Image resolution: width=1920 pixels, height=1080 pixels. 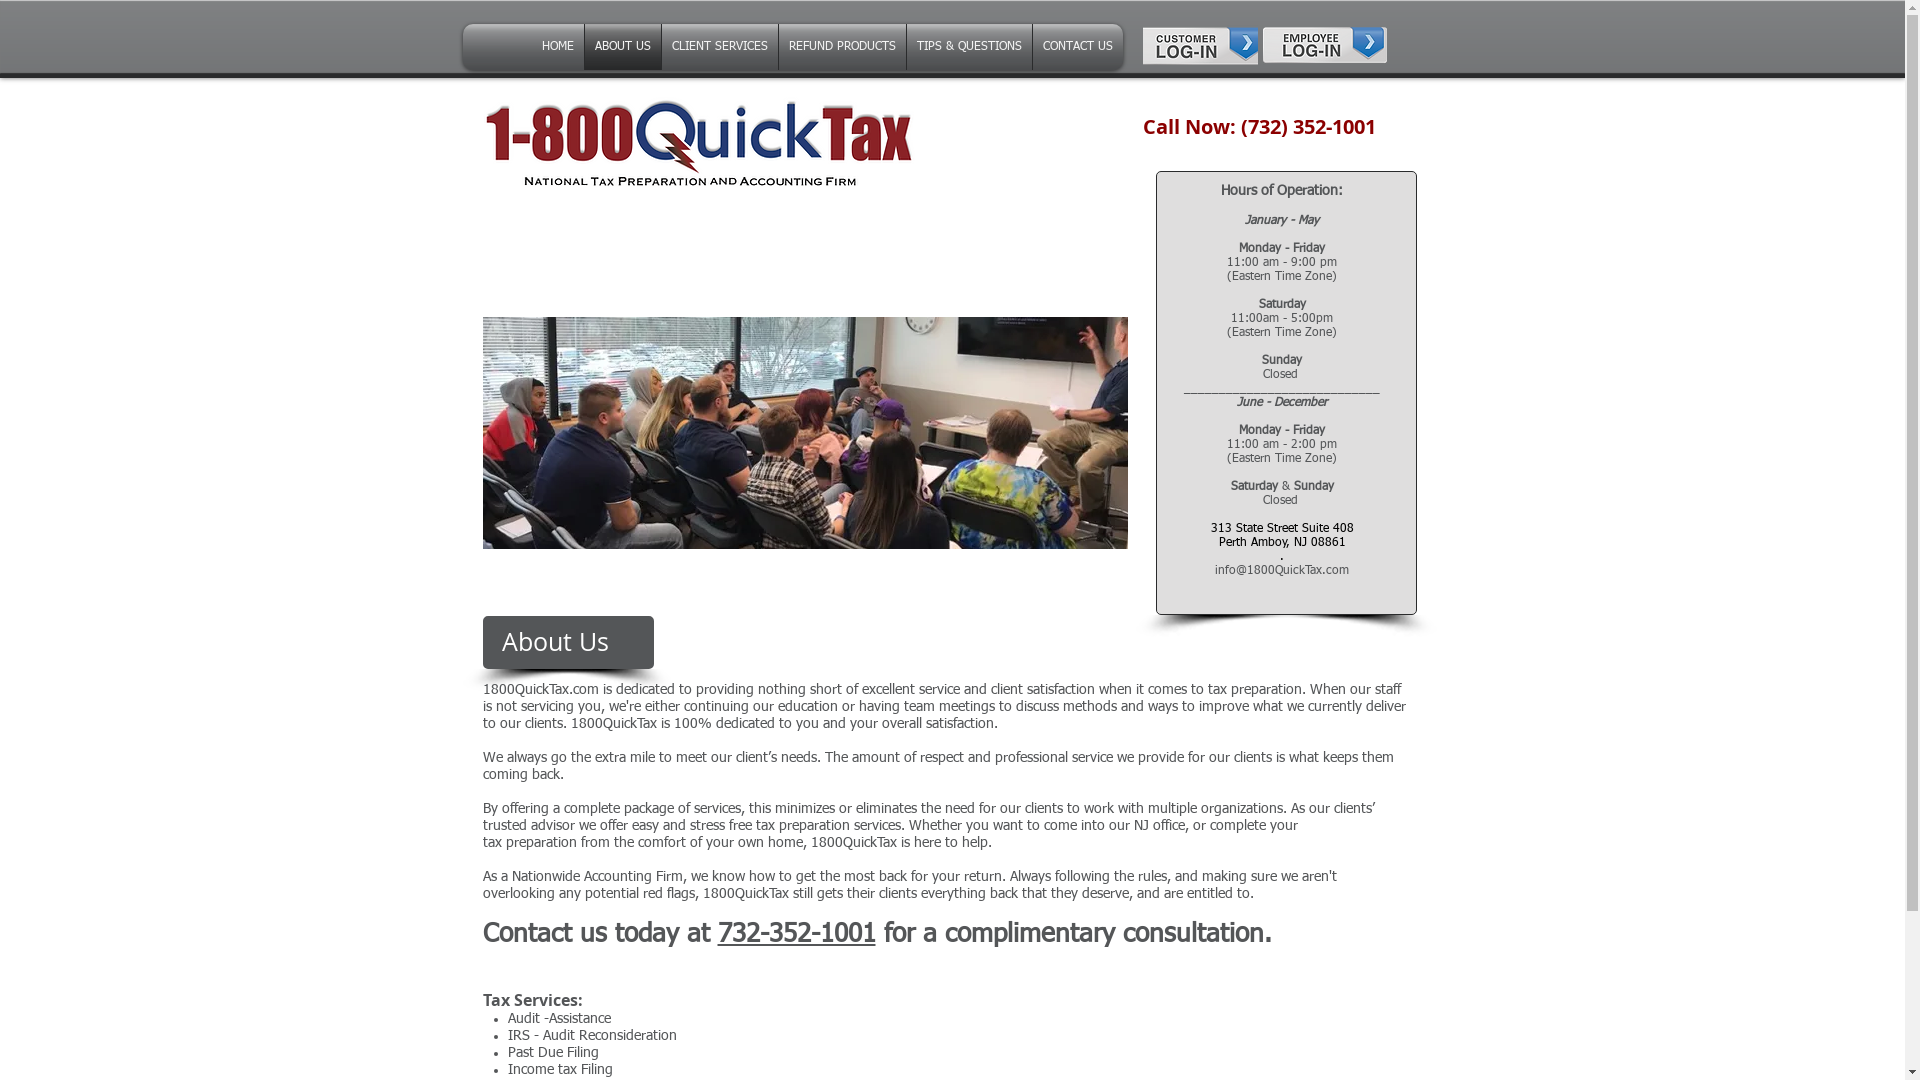 I want to click on 'TIPS & QUESTIONS', so click(x=968, y=45).